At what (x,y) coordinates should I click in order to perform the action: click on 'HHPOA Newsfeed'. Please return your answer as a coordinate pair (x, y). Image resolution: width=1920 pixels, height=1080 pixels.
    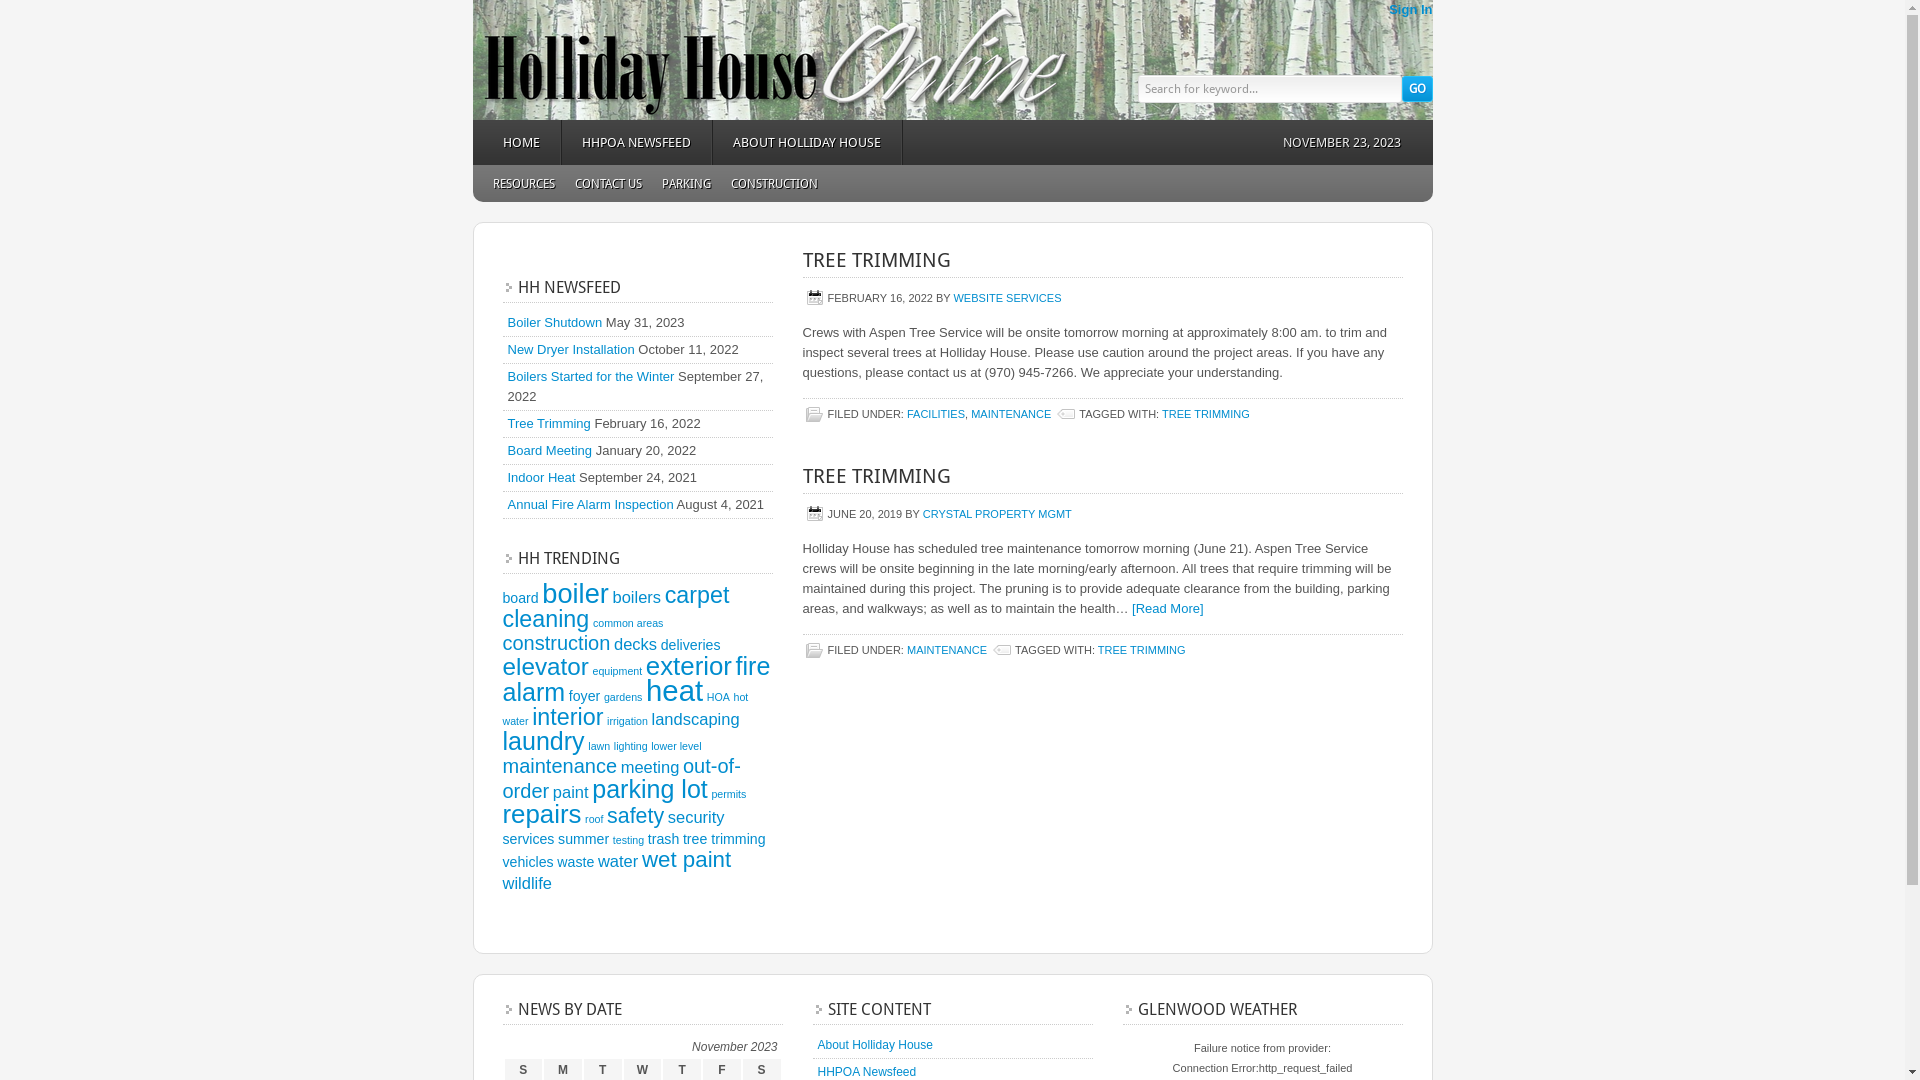
    Looking at the image, I should click on (867, 1071).